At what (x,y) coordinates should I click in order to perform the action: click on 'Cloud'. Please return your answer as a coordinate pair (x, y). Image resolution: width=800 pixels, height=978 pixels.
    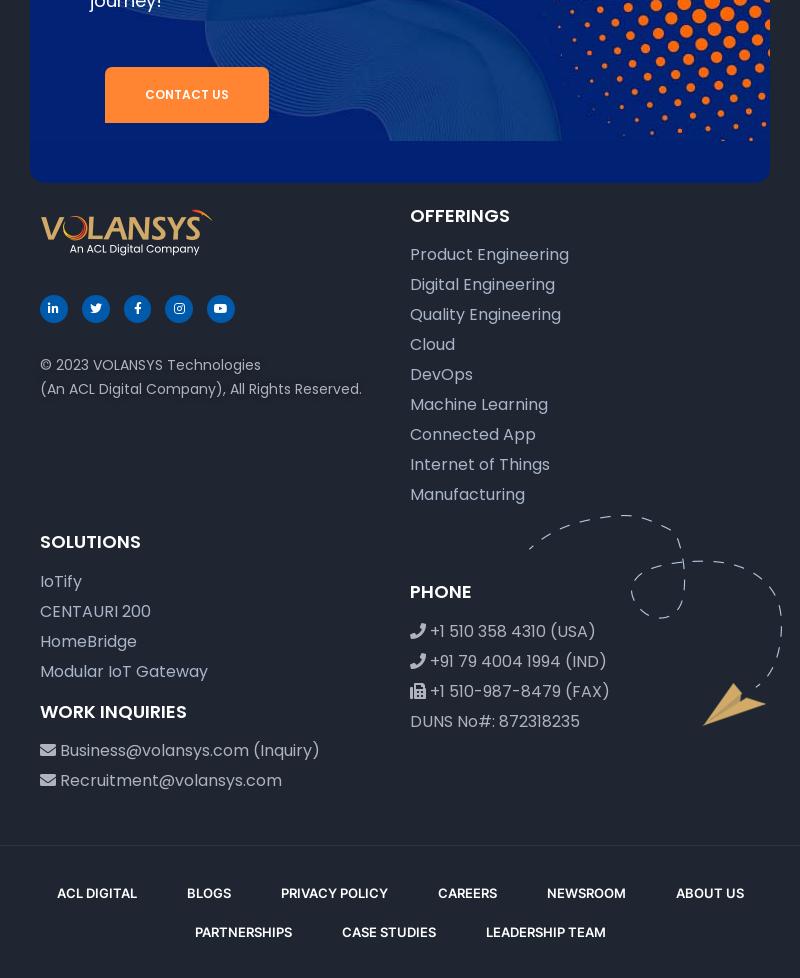
    Looking at the image, I should click on (432, 343).